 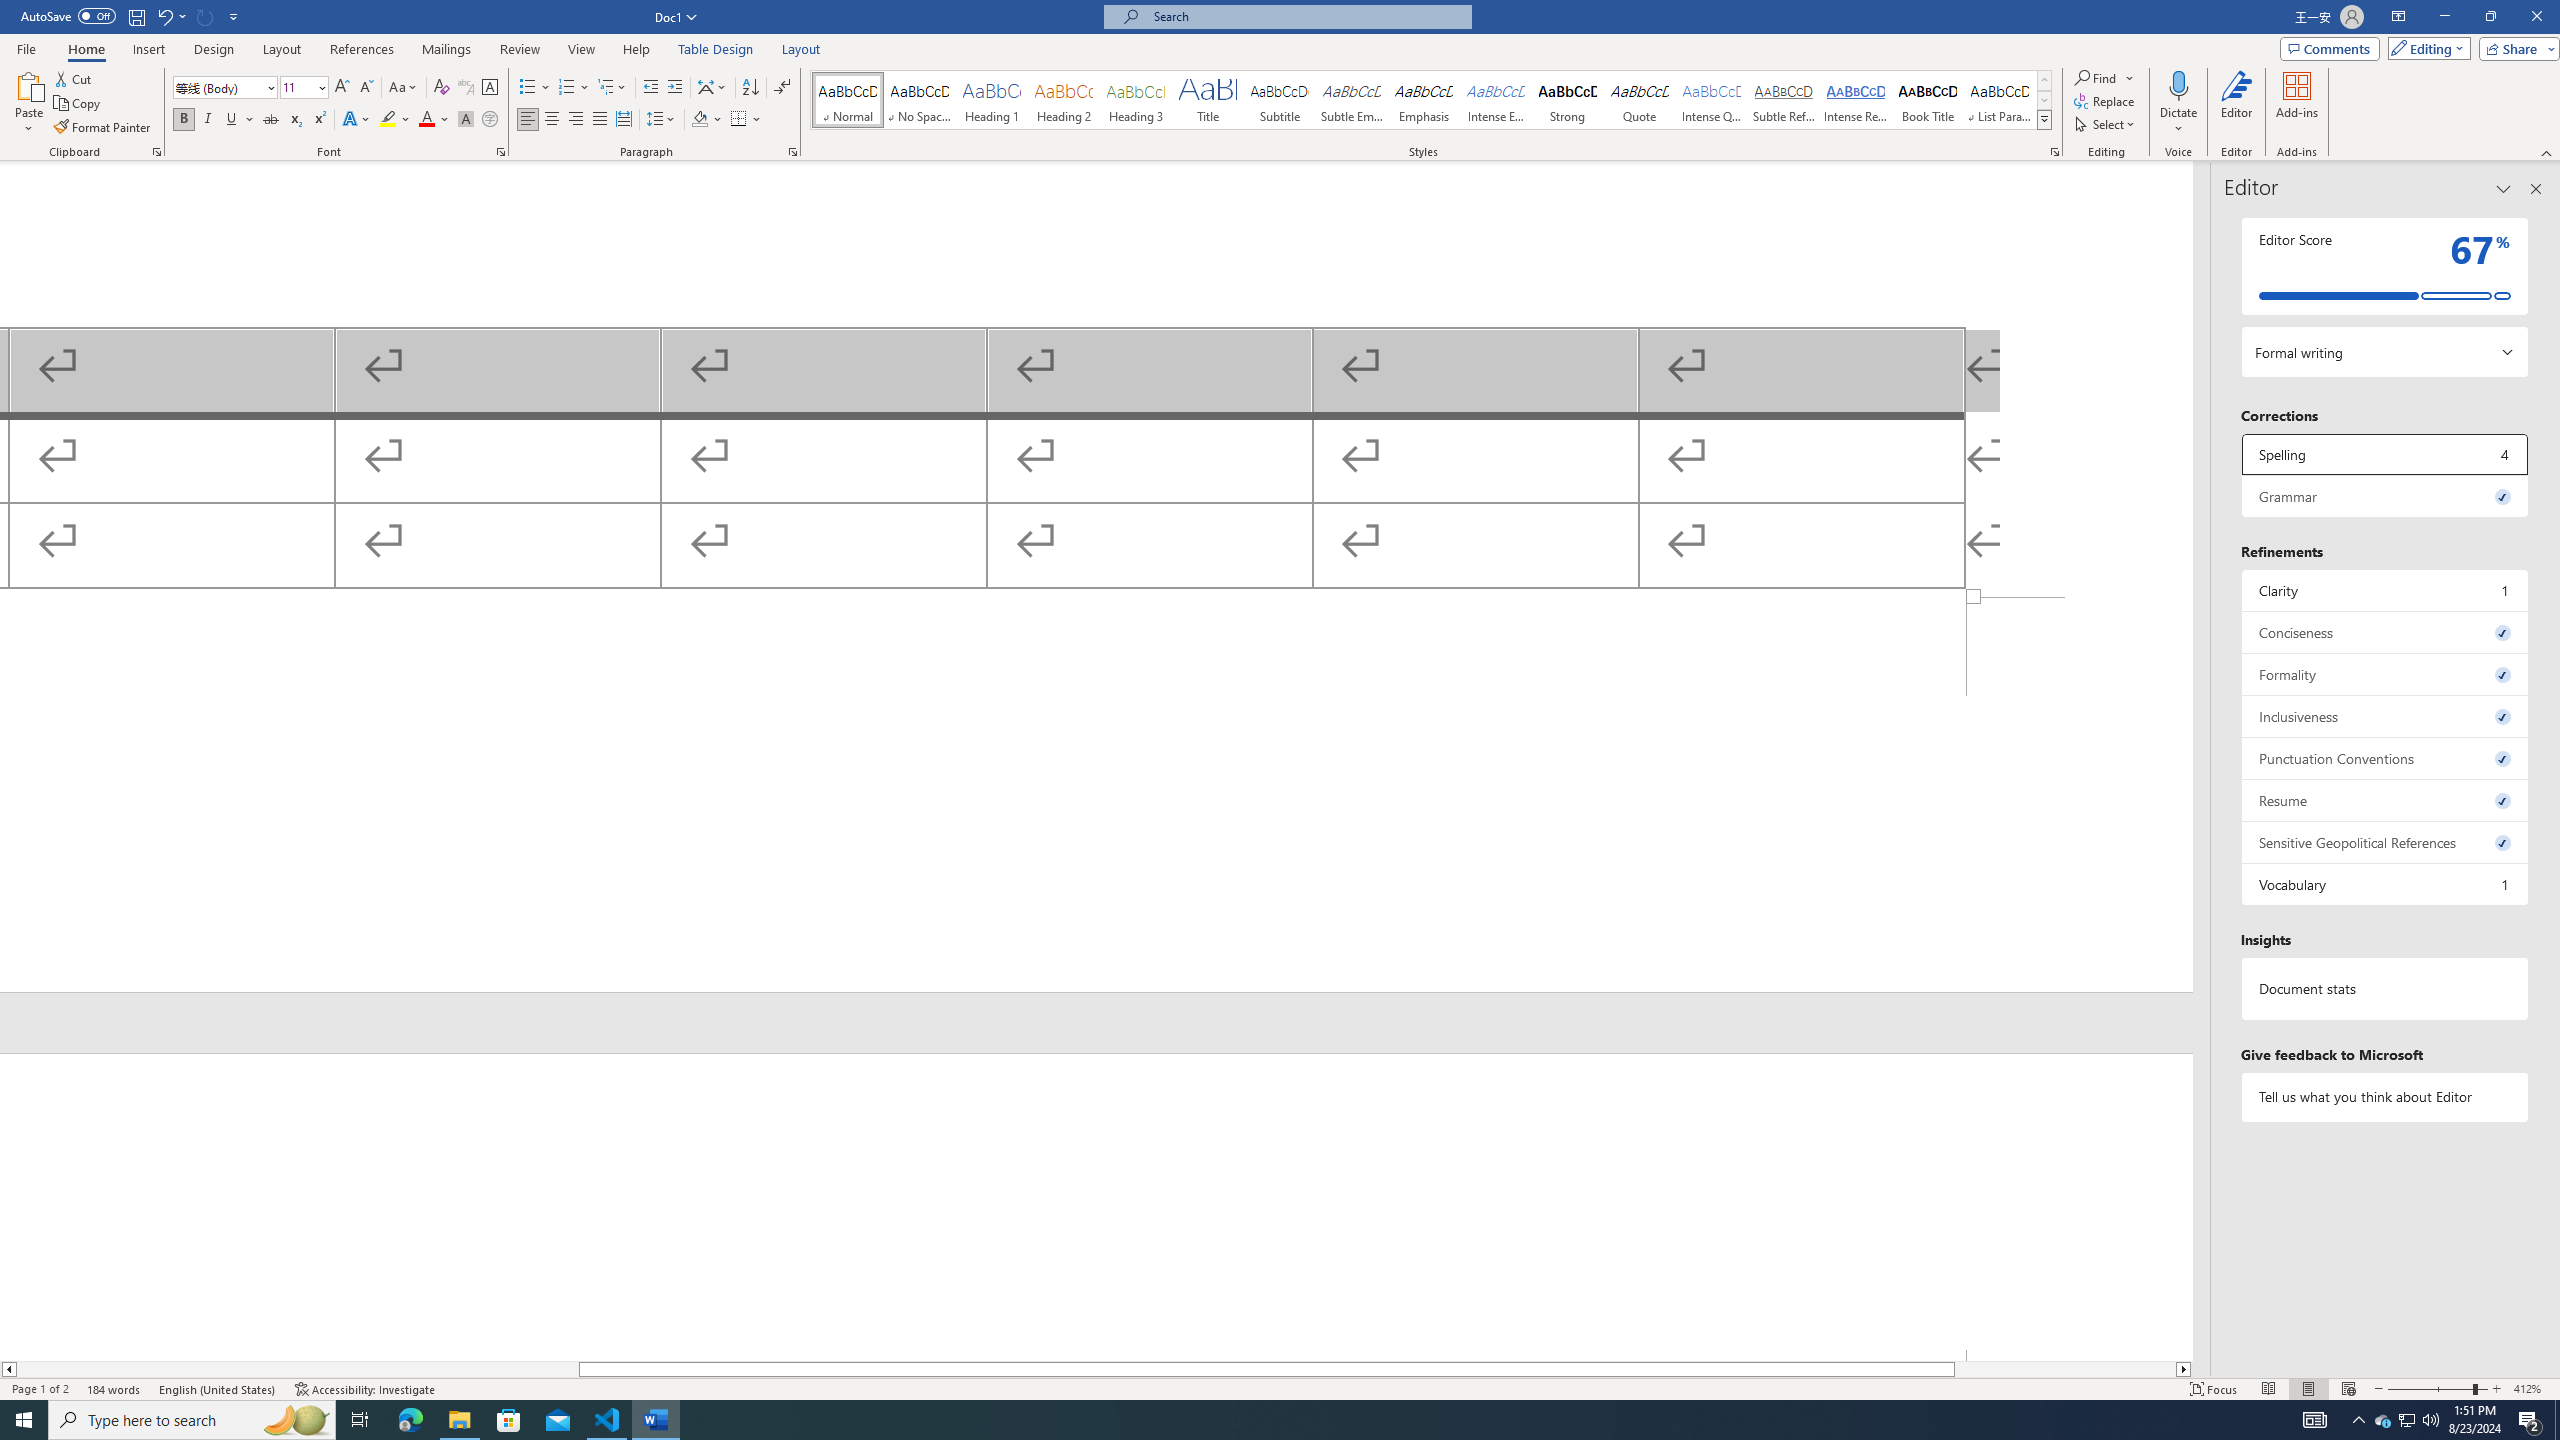 I want to click on 'Undo Outline Move Up', so click(x=170, y=15).